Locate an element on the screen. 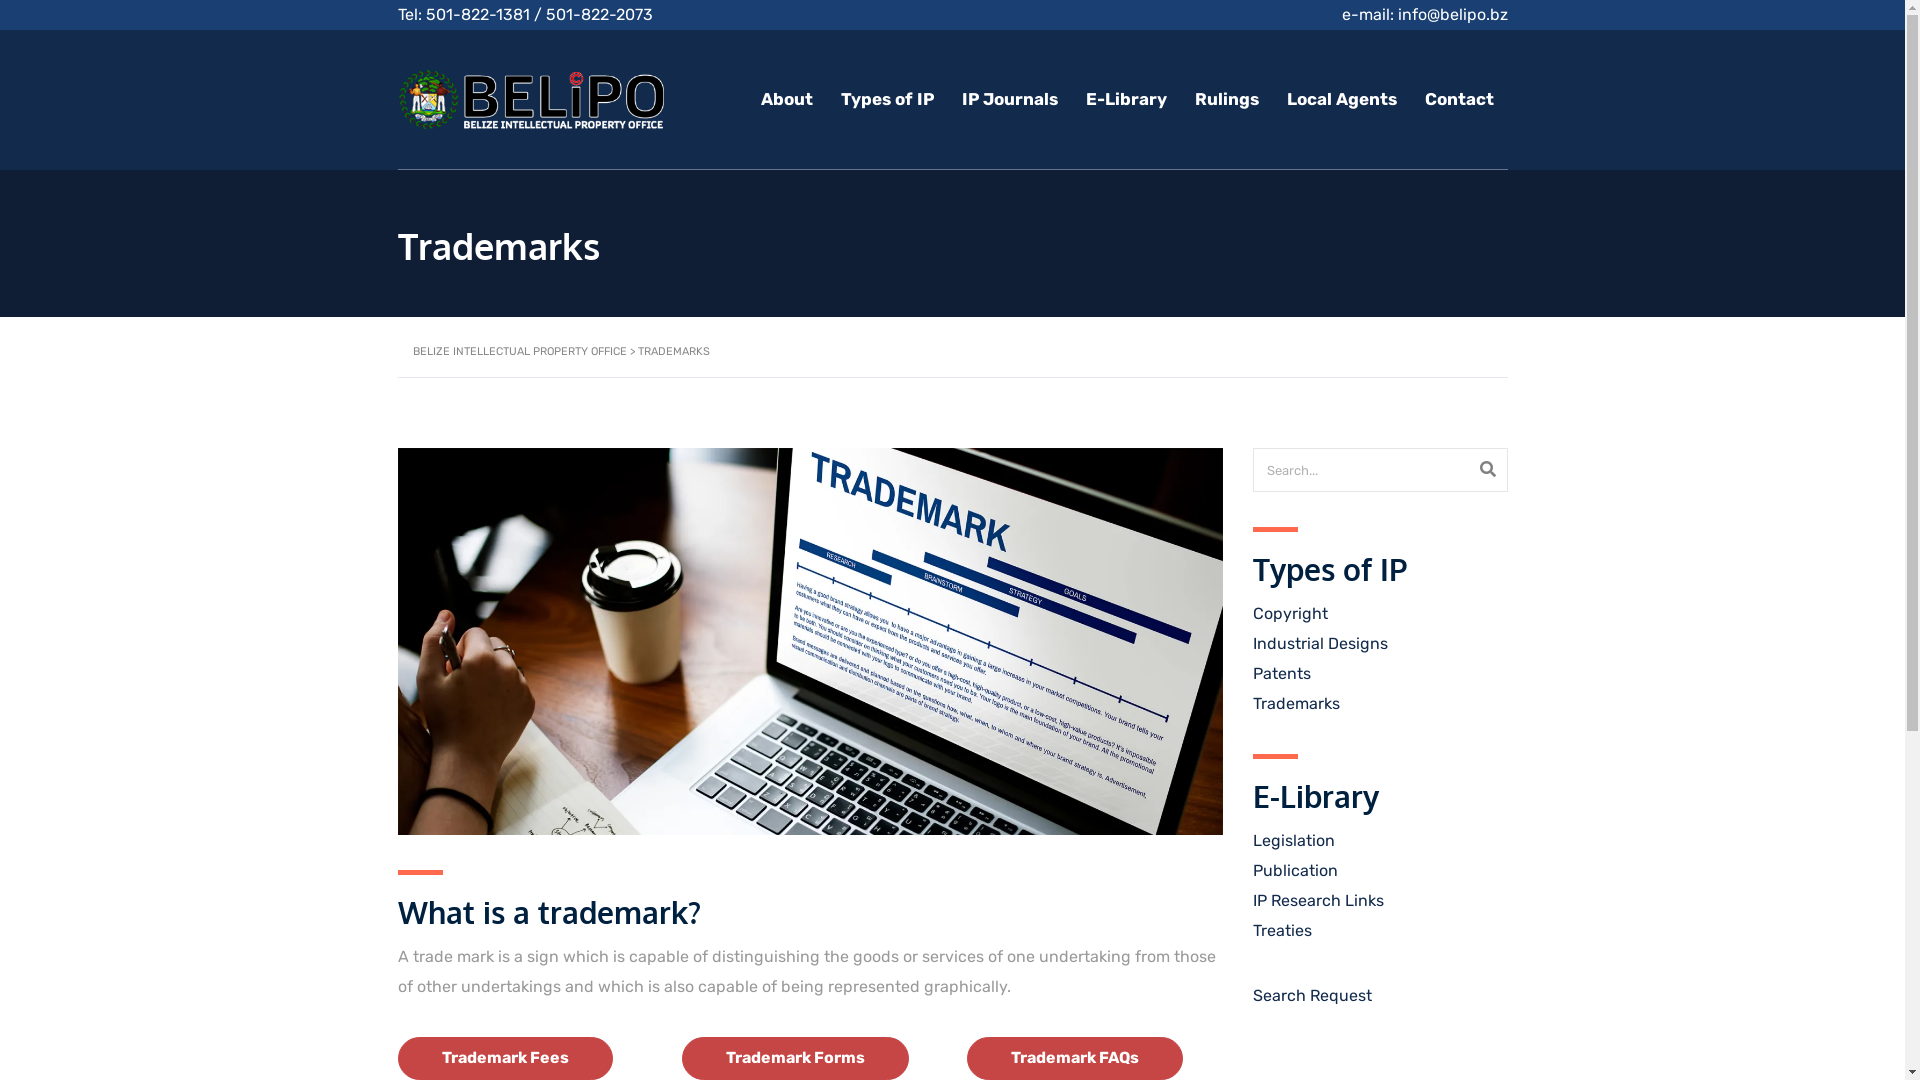  'Local Agents' is located at coordinates (1340, 99).